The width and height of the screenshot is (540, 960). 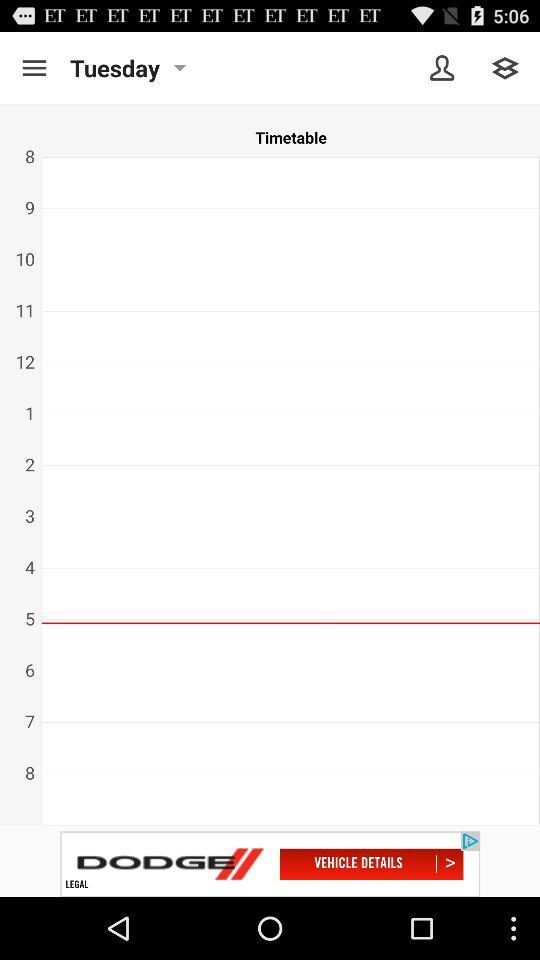 I want to click on menu button, so click(x=504, y=68).